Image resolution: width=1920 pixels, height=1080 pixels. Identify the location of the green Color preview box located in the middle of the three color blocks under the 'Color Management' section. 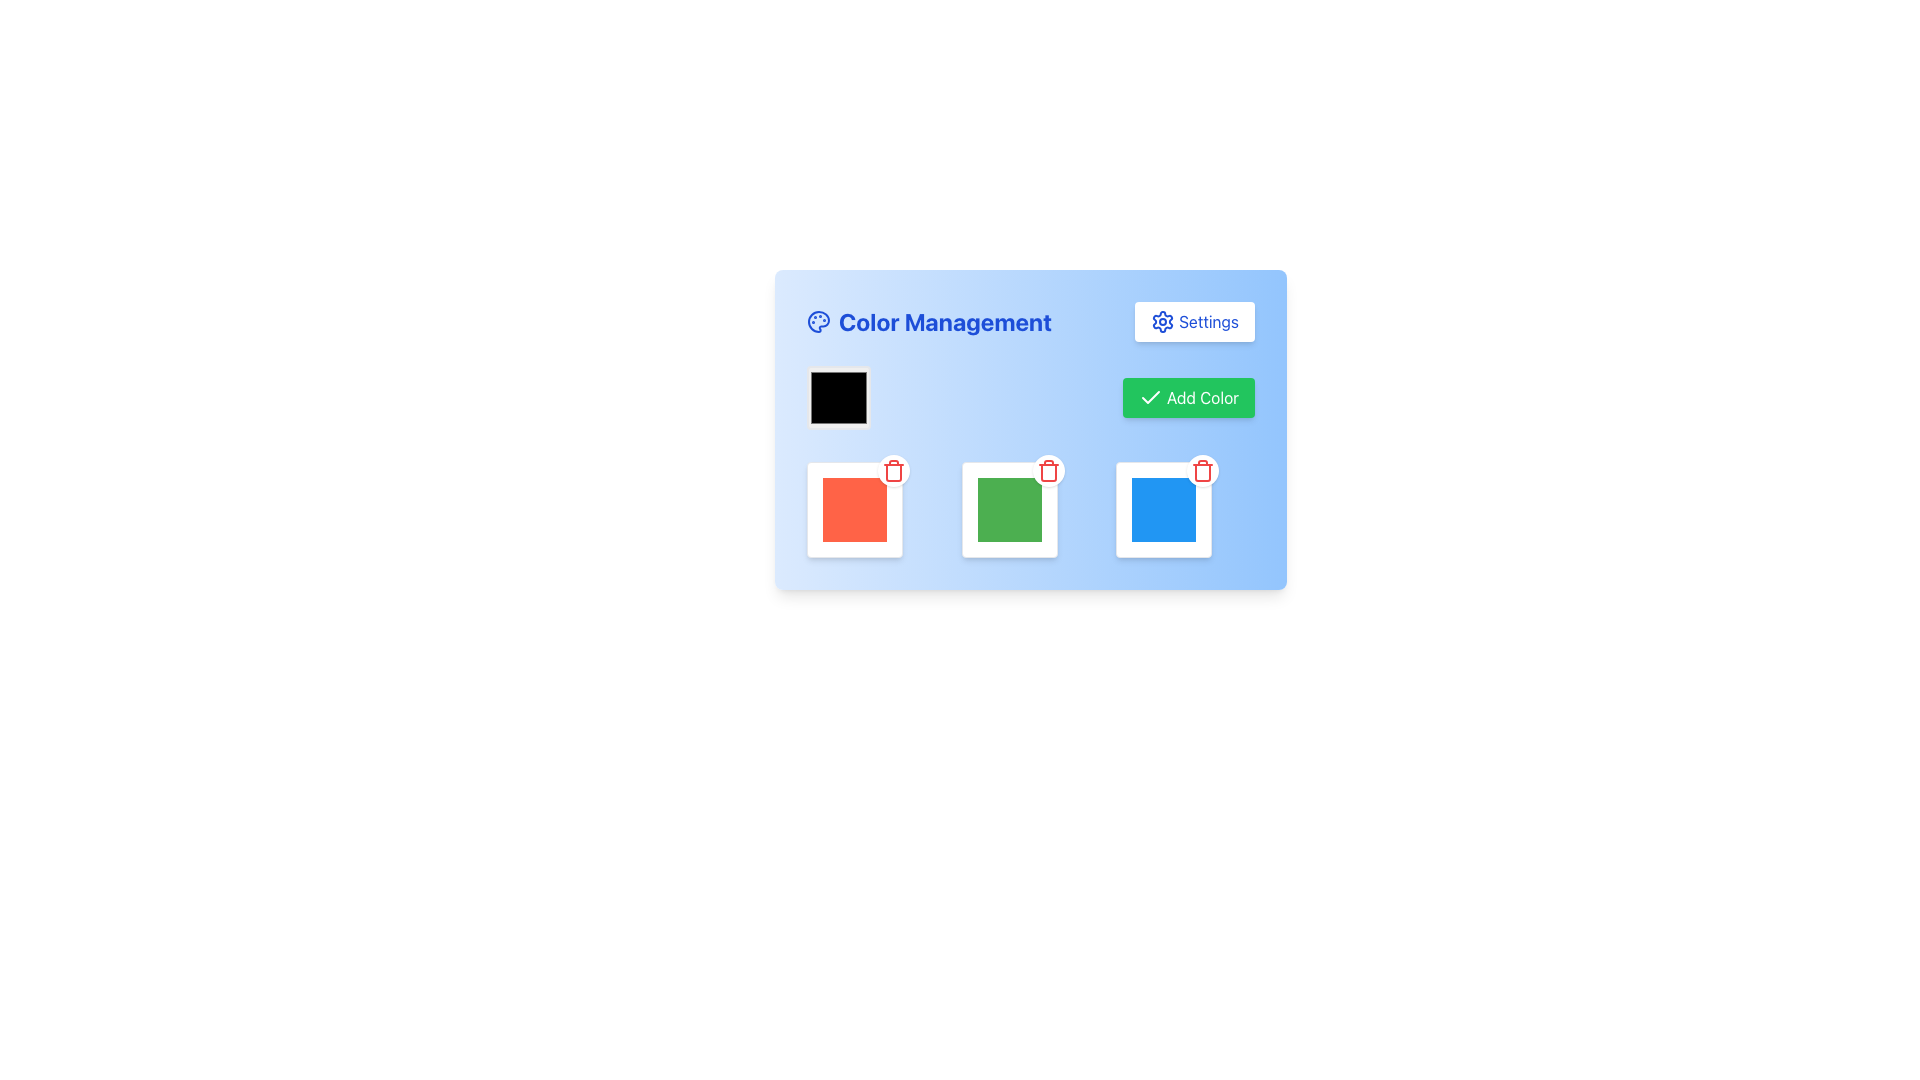
(1009, 508).